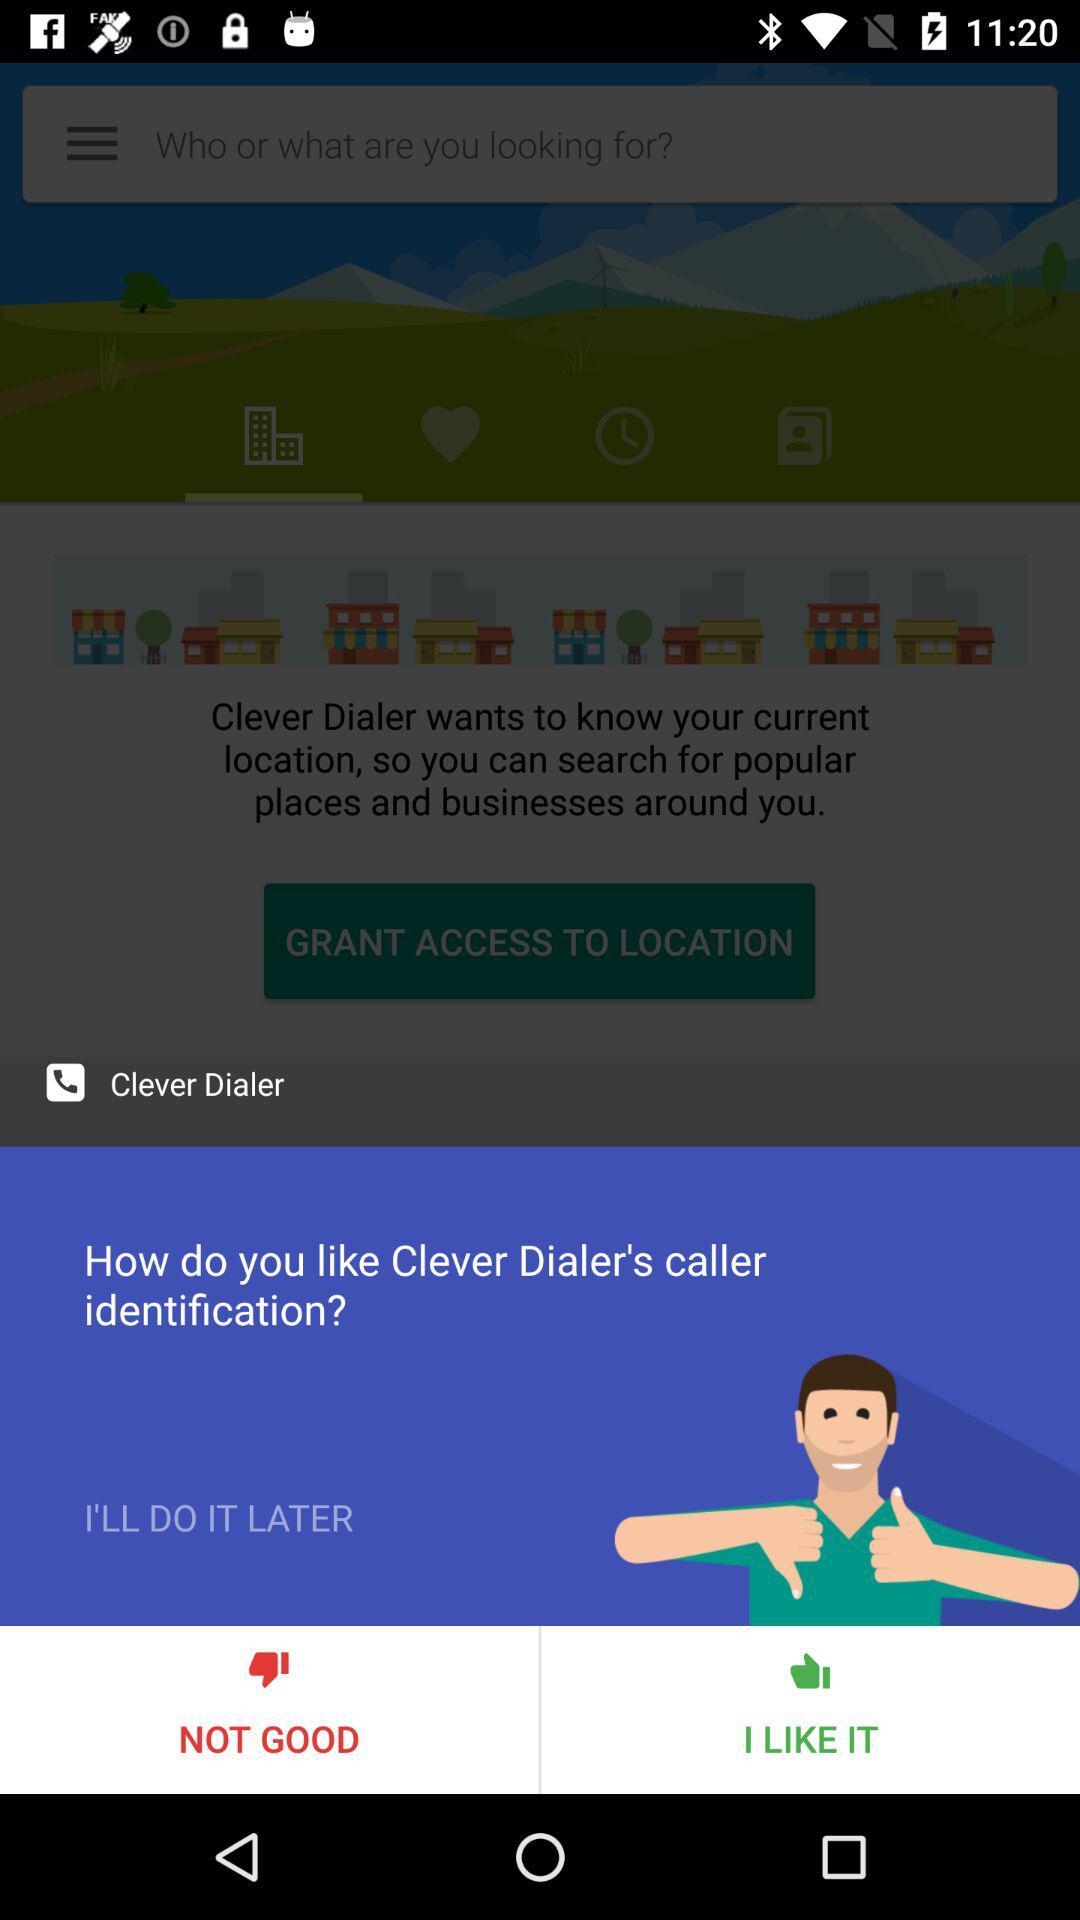 The width and height of the screenshot is (1080, 1920). What do you see at coordinates (268, 1708) in the screenshot?
I see `icon below the i ll do icon` at bounding box center [268, 1708].